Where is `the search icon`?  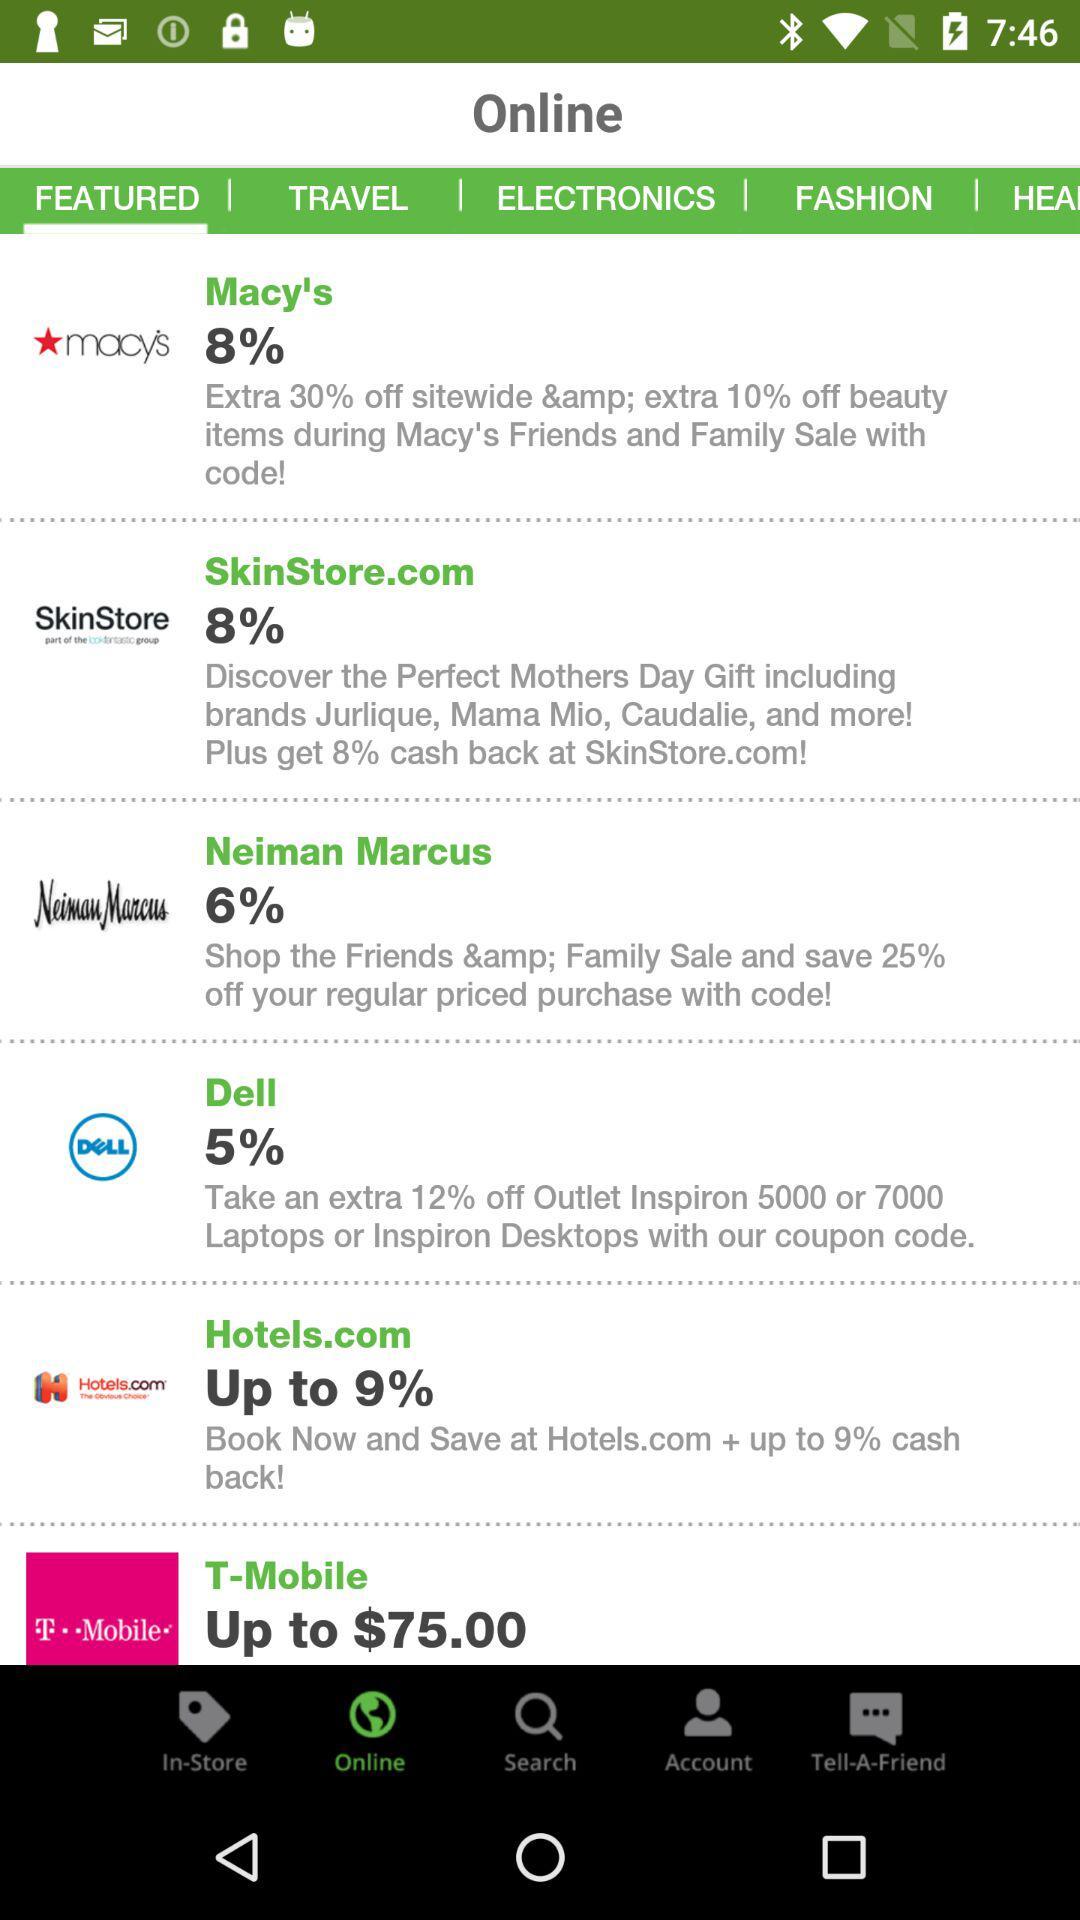
the search icon is located at coordinates (540, 1728).